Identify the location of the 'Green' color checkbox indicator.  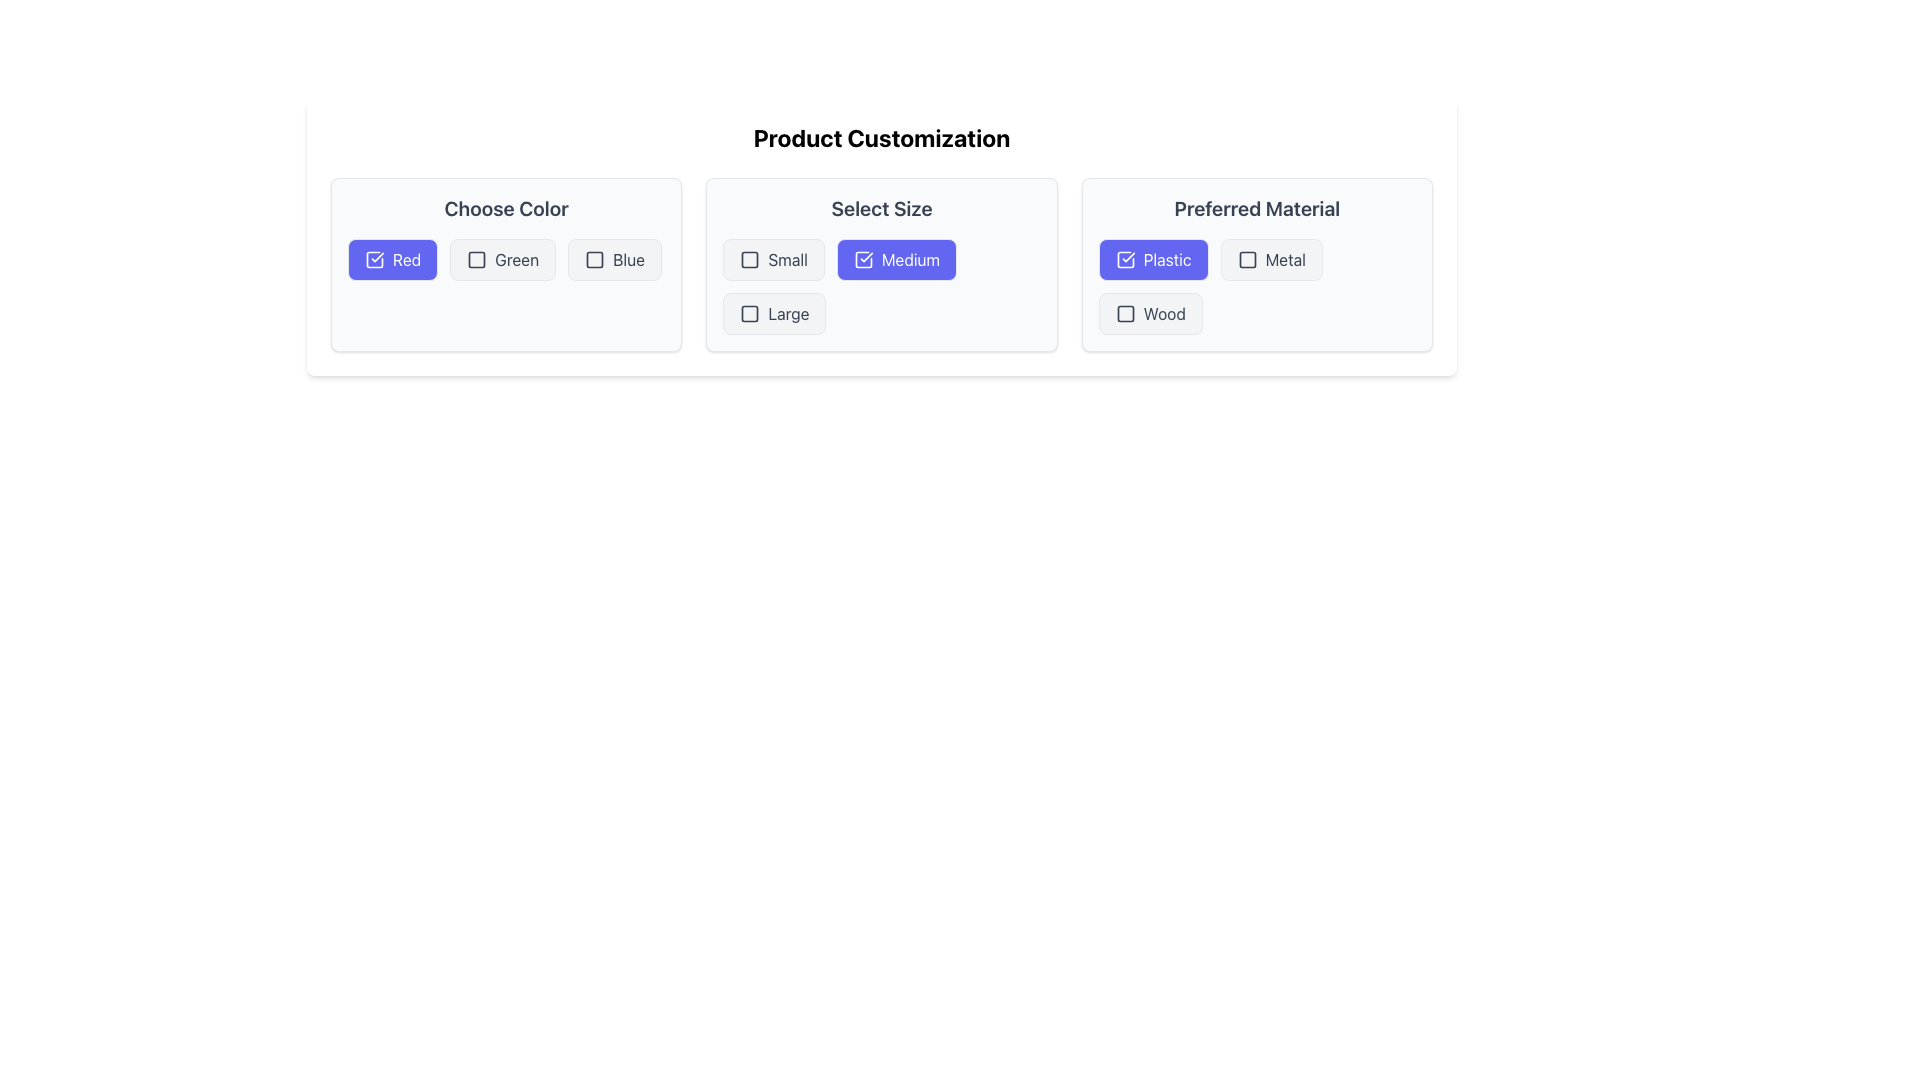
(476, 258).